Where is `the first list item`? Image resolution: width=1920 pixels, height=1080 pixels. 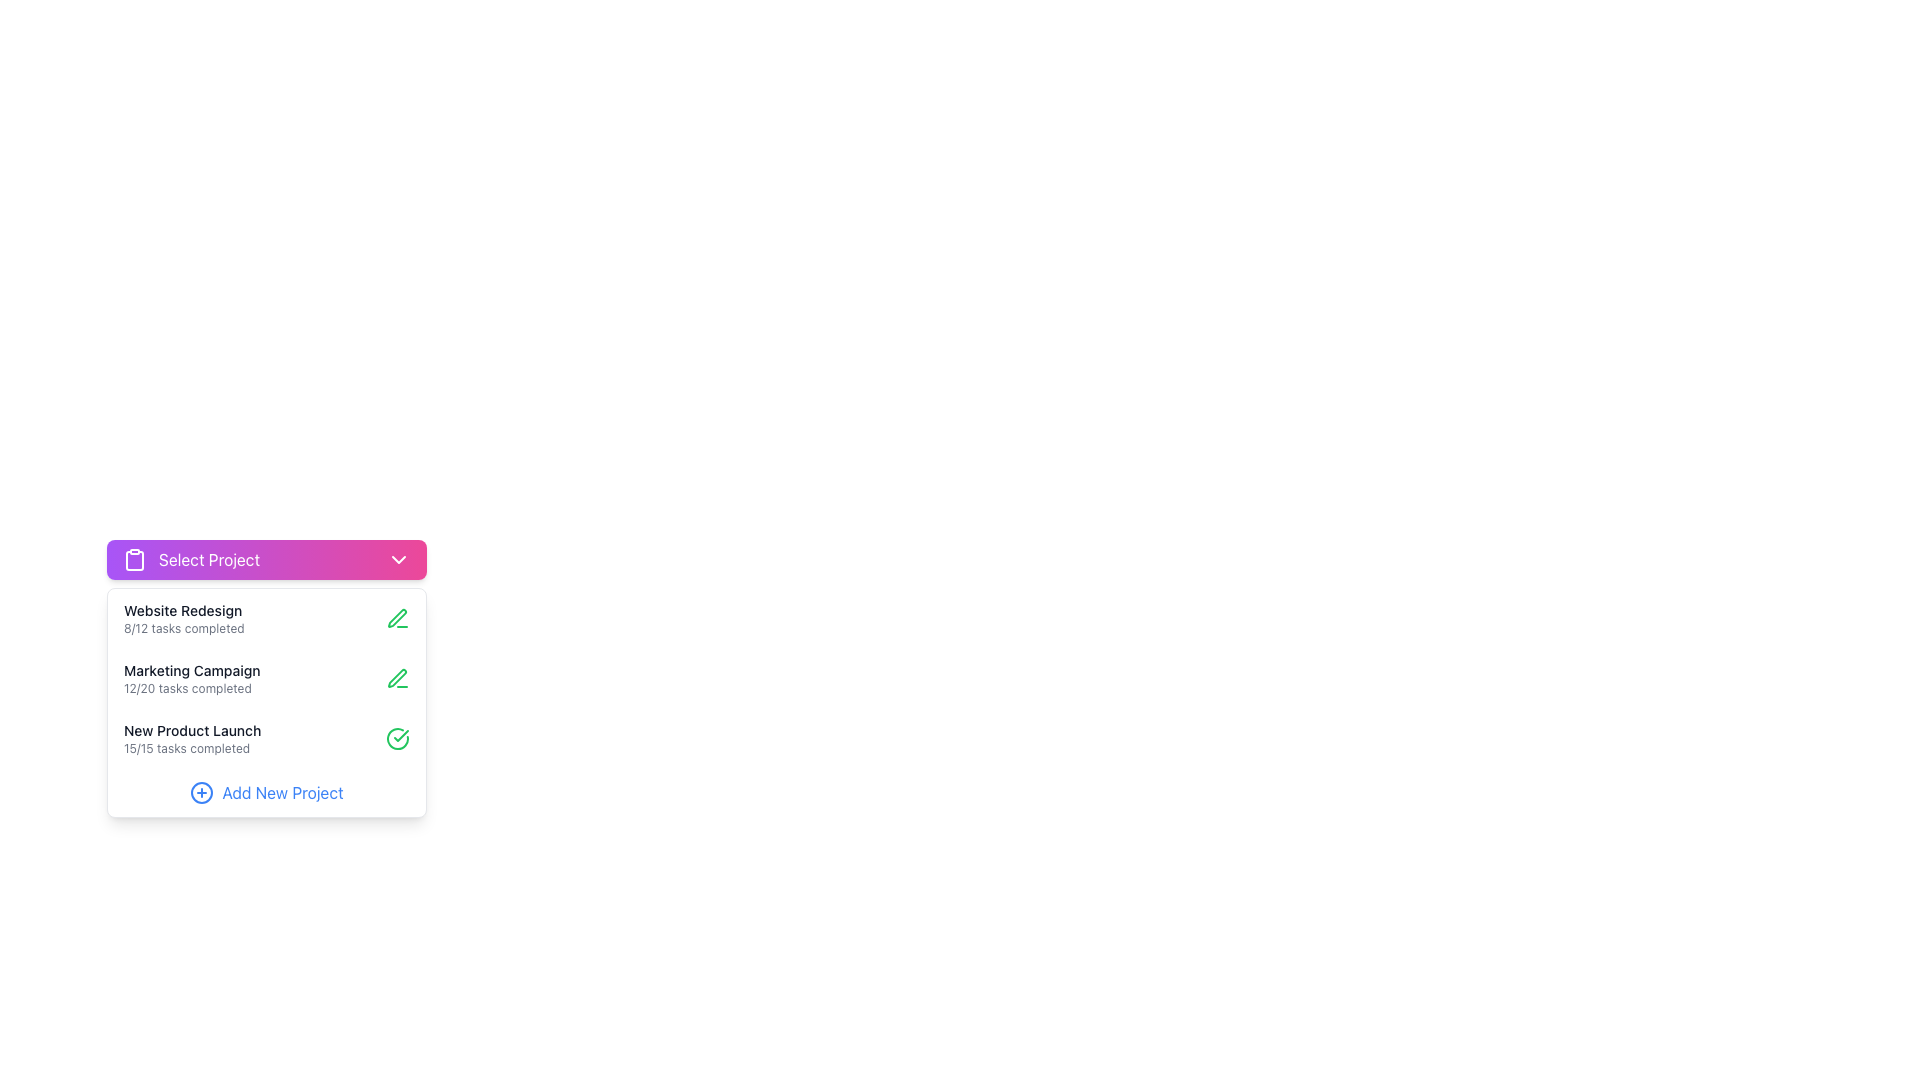
the first list item is located at coordinates (266, 617).